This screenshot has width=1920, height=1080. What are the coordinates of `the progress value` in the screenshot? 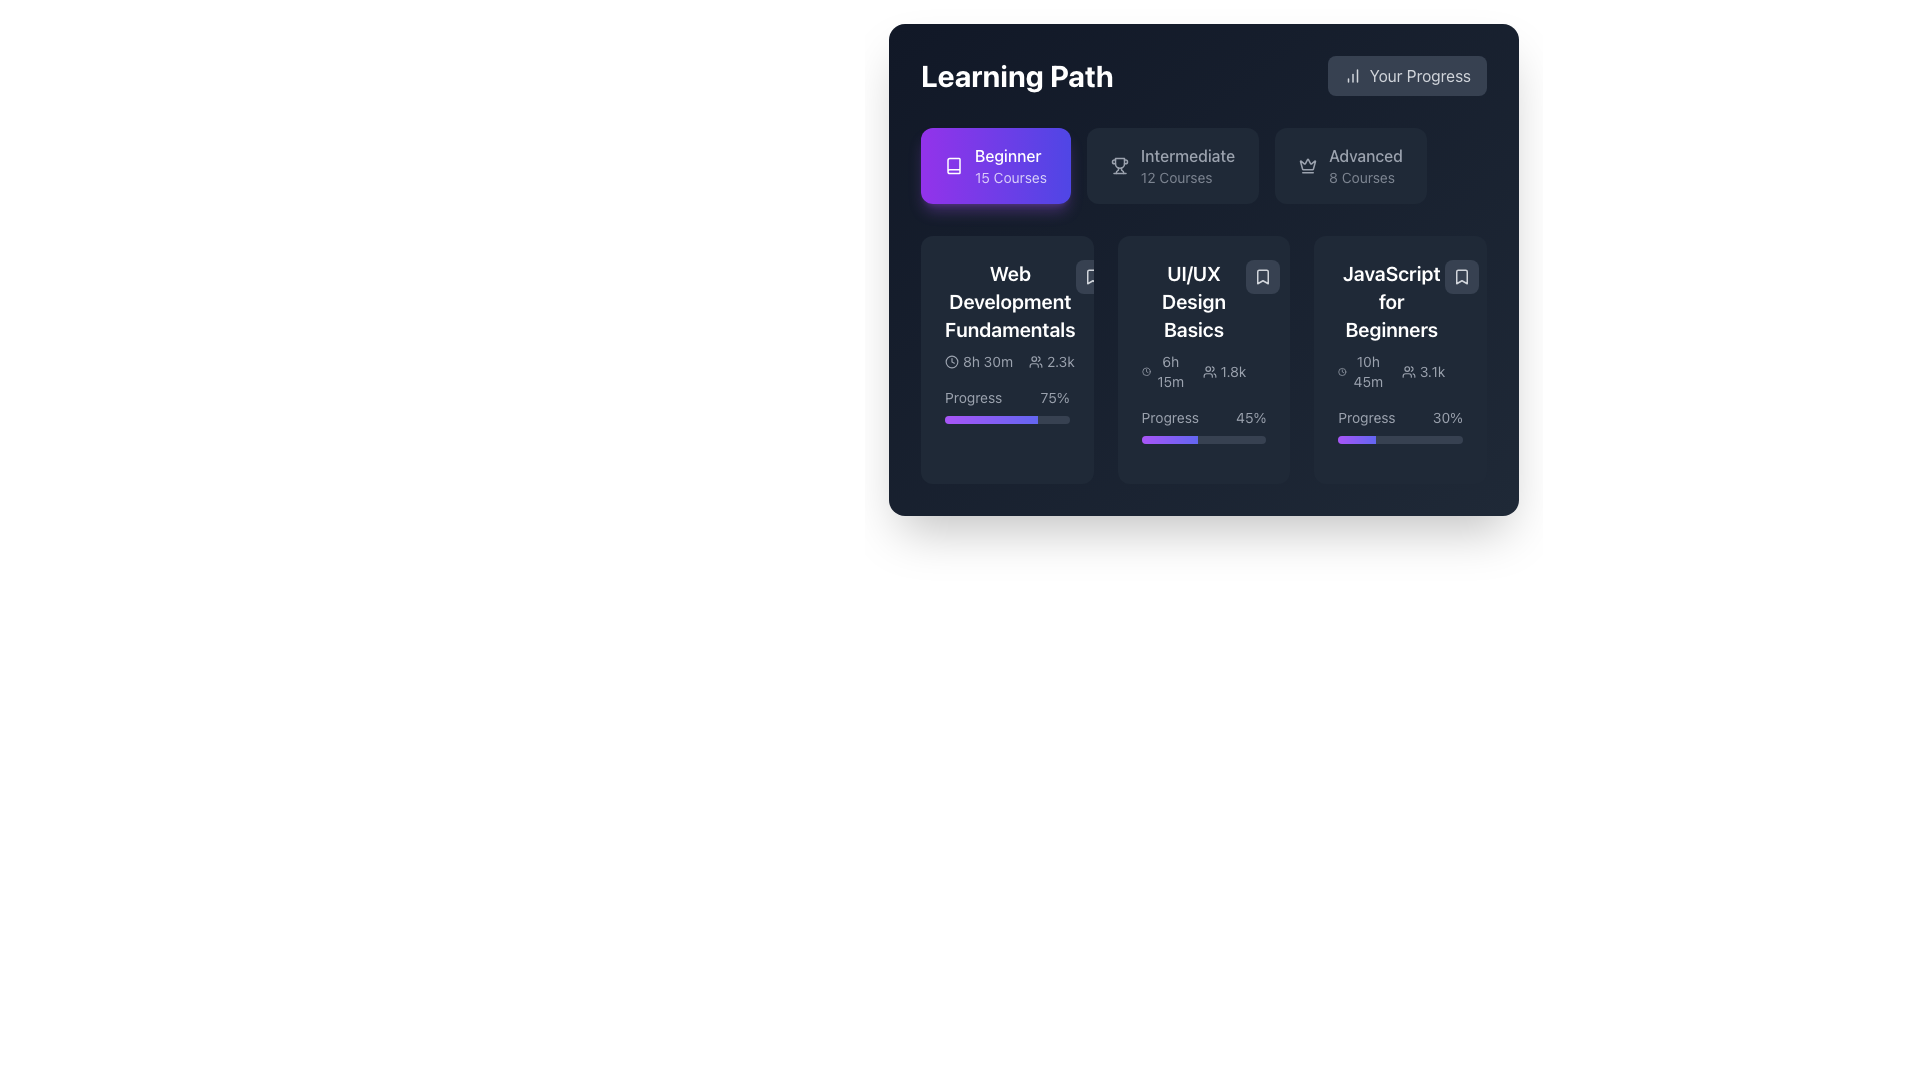 It's located at (1344, 438).